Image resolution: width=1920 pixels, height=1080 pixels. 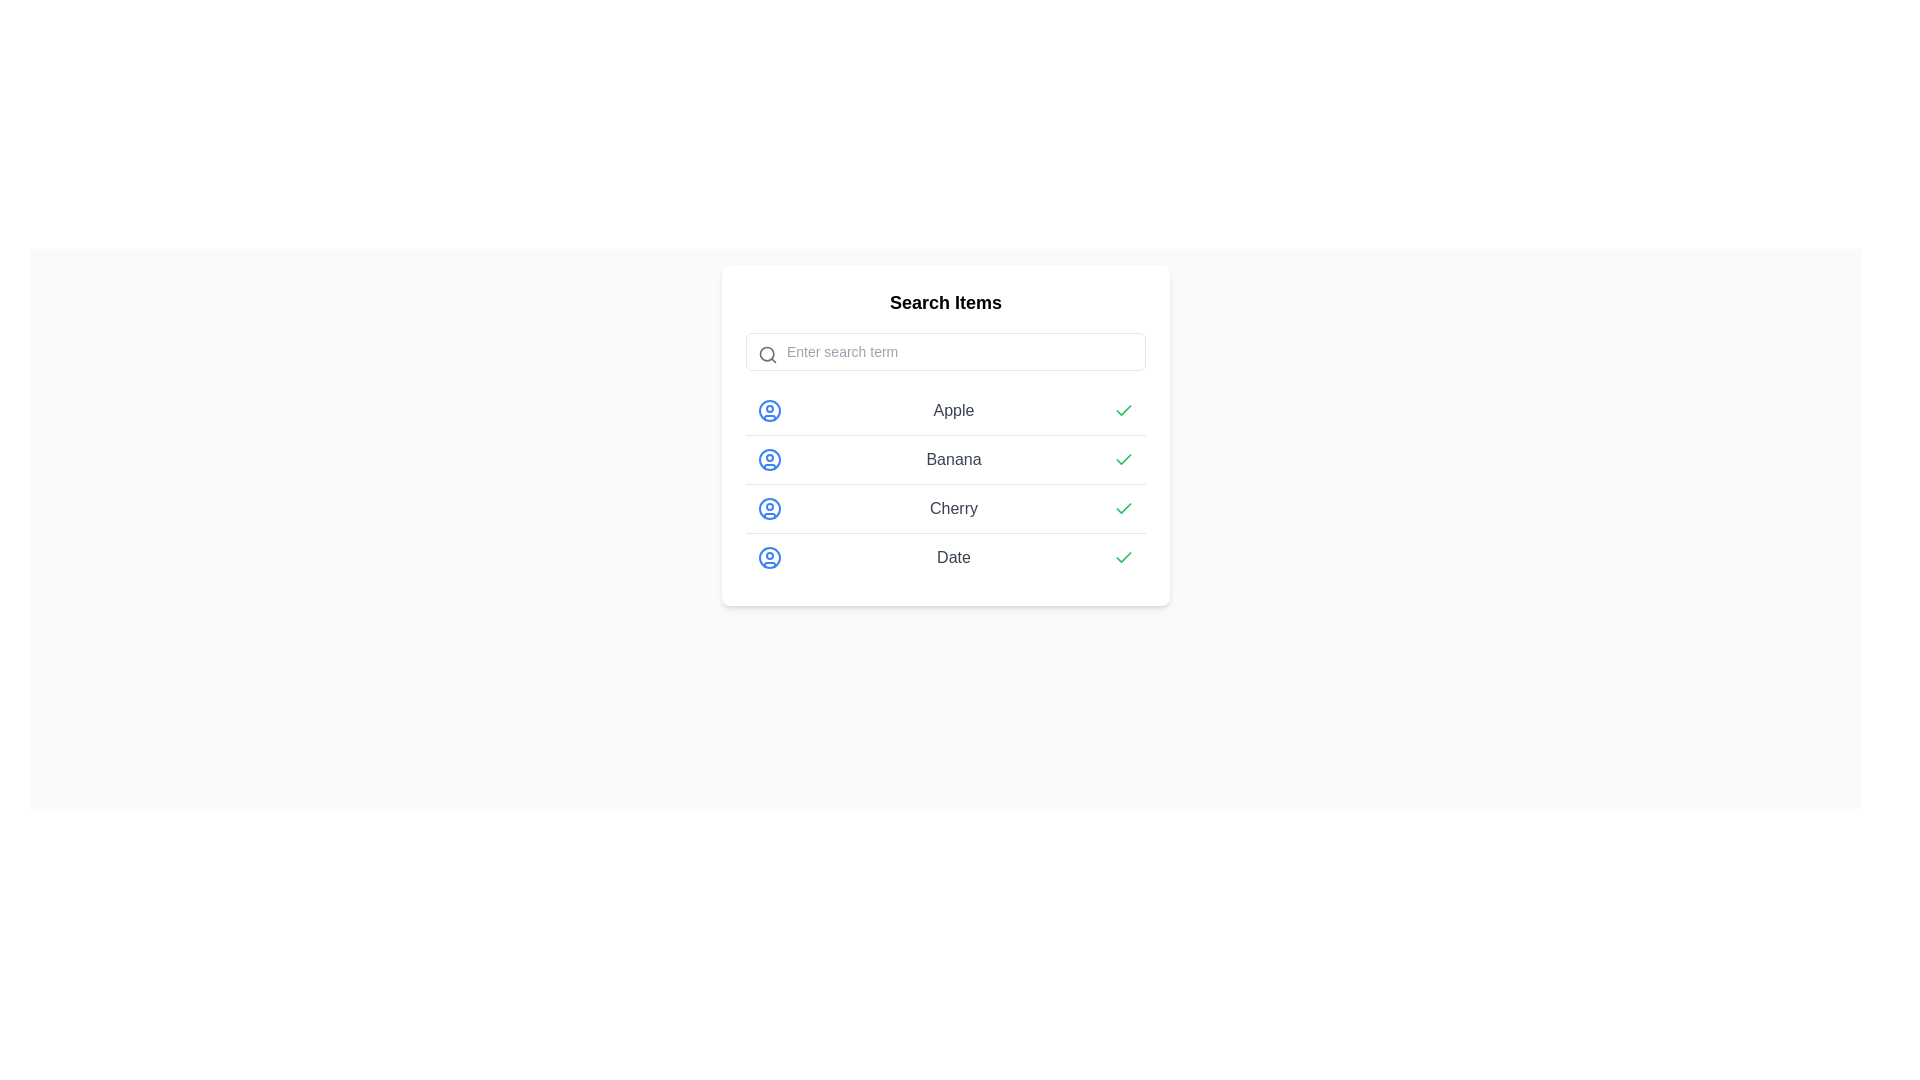 What do you see at coordinates (944, 434) in the screenshot?
I see `the list item labeled 'Banana'` at bounding box center [944, 434].